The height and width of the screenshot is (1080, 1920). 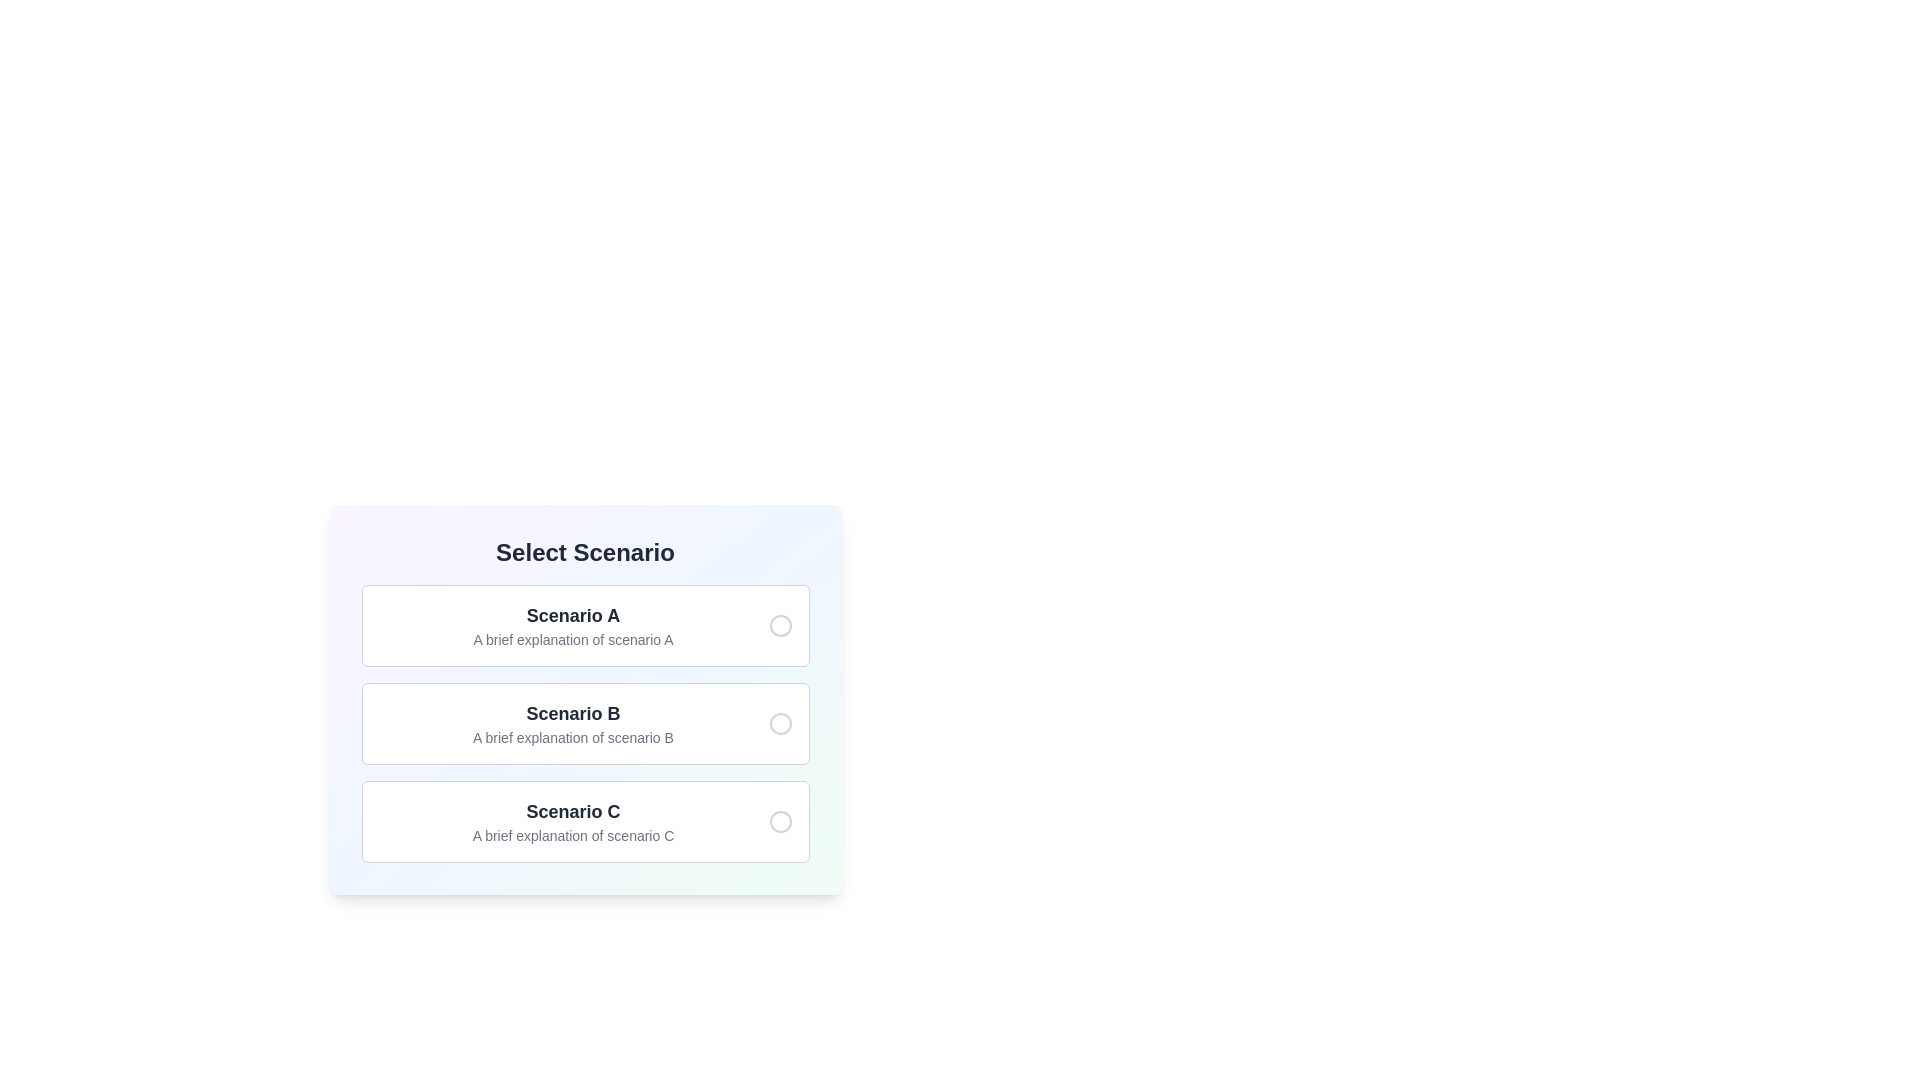 I want to click on the Circular Indicator with an outlined border, styled in light gray, which is part of the selectable option labeled 'Scenario B' located near the right side of the option, so click(x=779, y=724).